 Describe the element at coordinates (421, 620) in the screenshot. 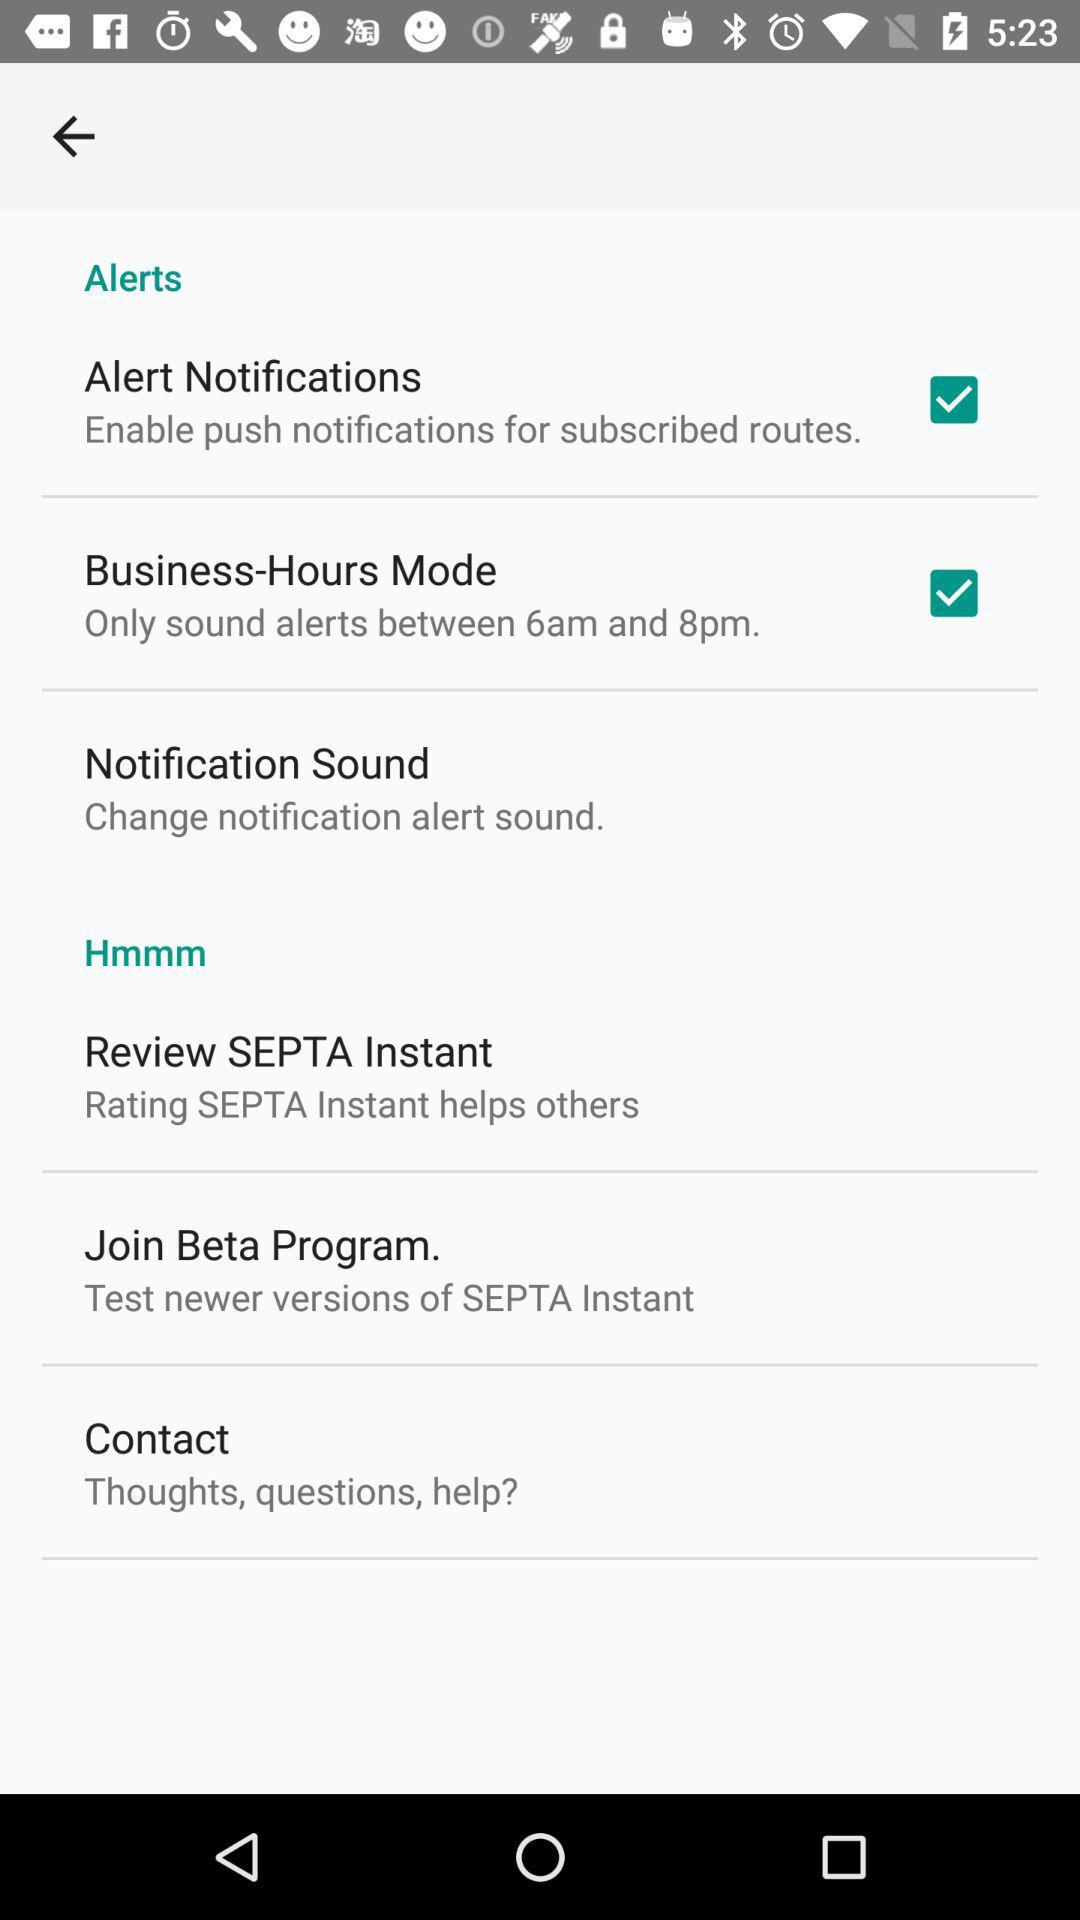

I see `item below business-hours mode` at that location.